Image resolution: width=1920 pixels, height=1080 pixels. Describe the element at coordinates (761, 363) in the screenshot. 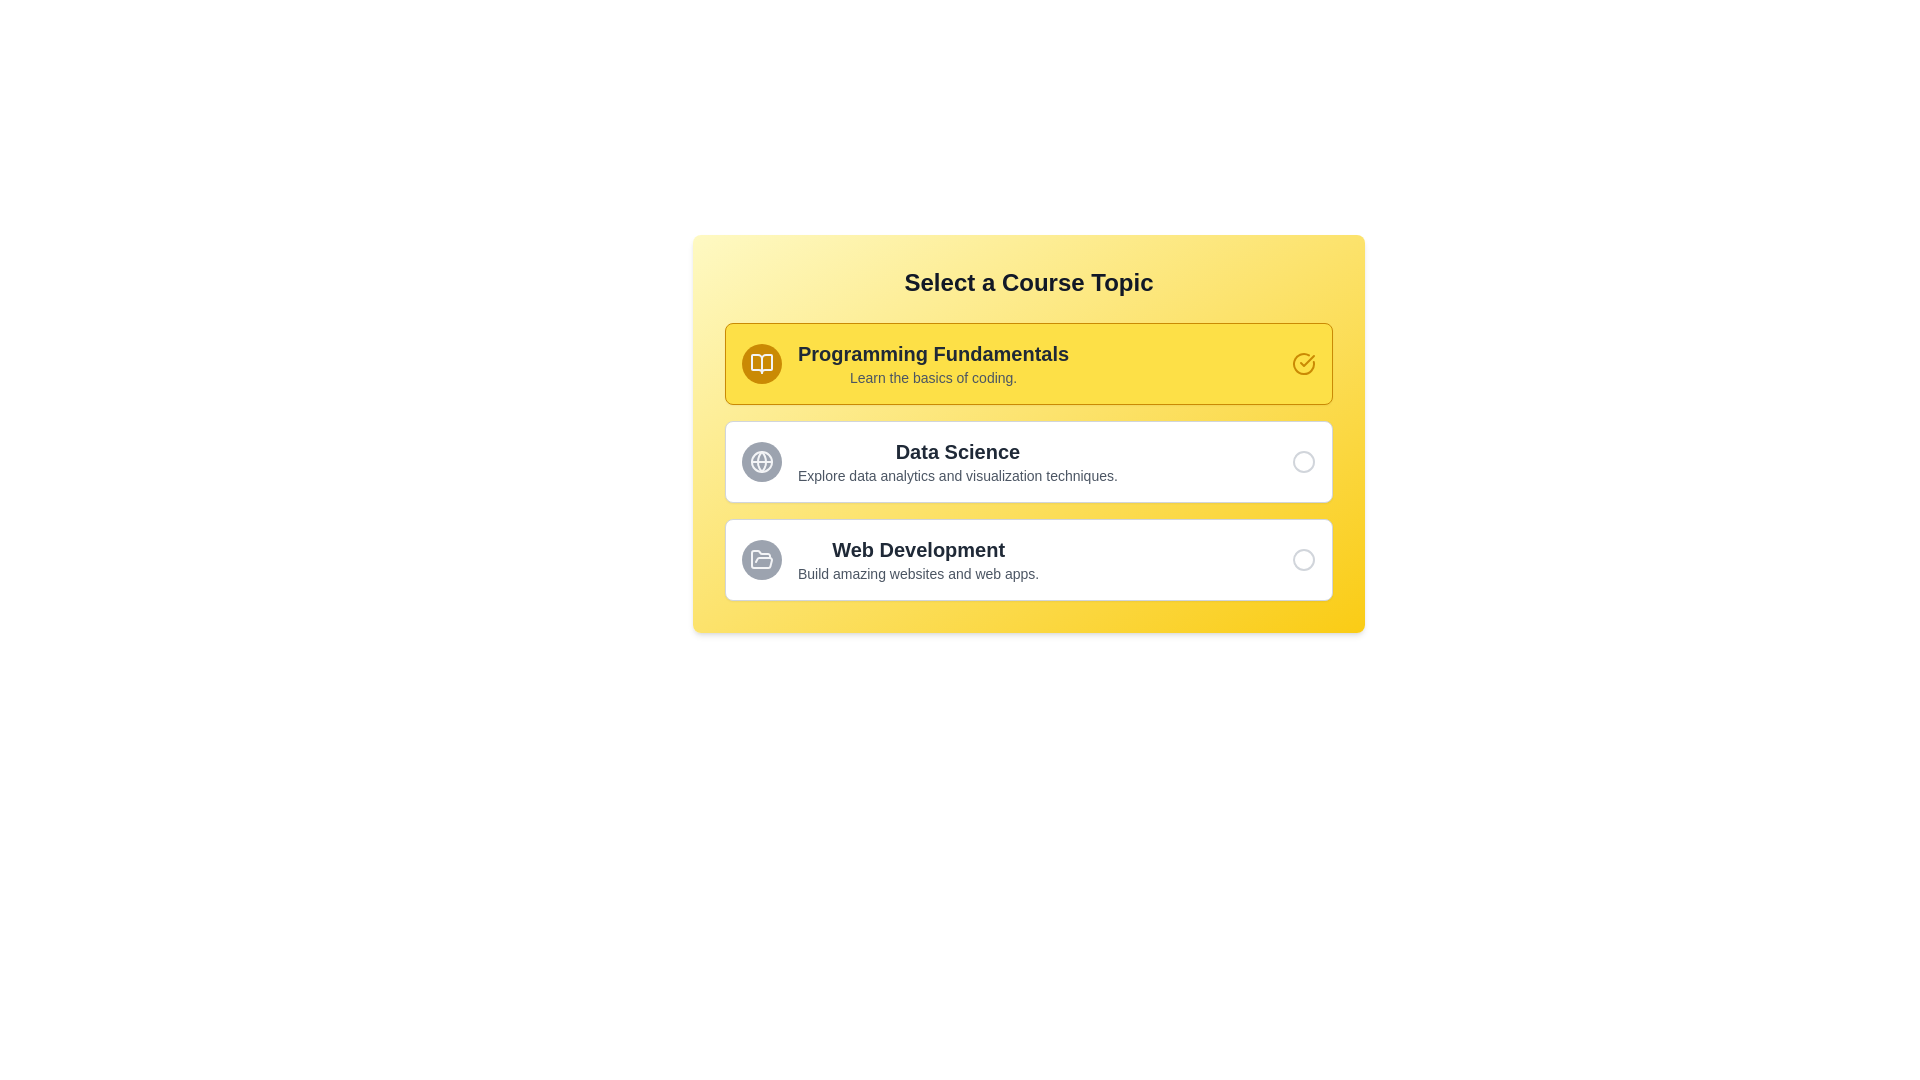

I see `the left half of the open book icon` at that location.